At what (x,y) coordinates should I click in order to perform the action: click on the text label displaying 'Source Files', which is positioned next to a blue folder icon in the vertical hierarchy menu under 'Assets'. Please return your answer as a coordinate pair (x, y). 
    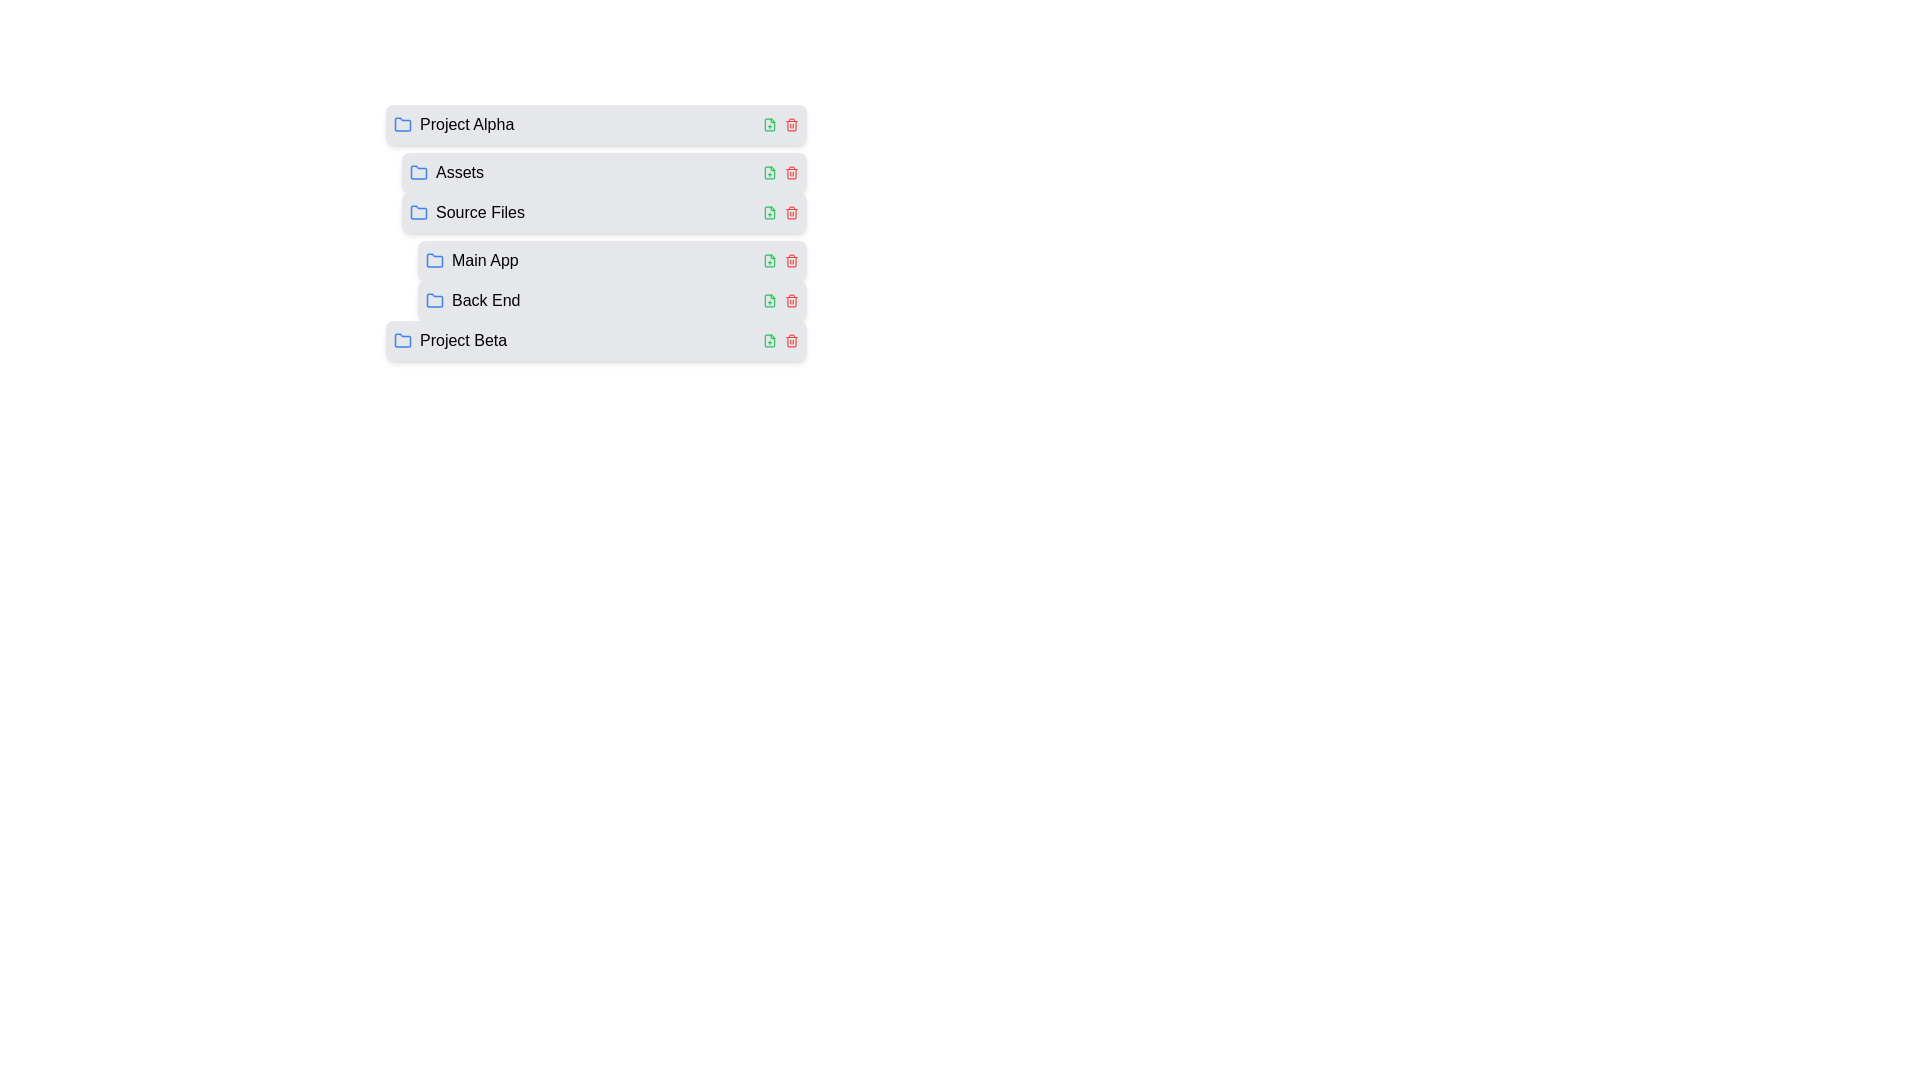
    Looking at the image, I should click on (480, 212).